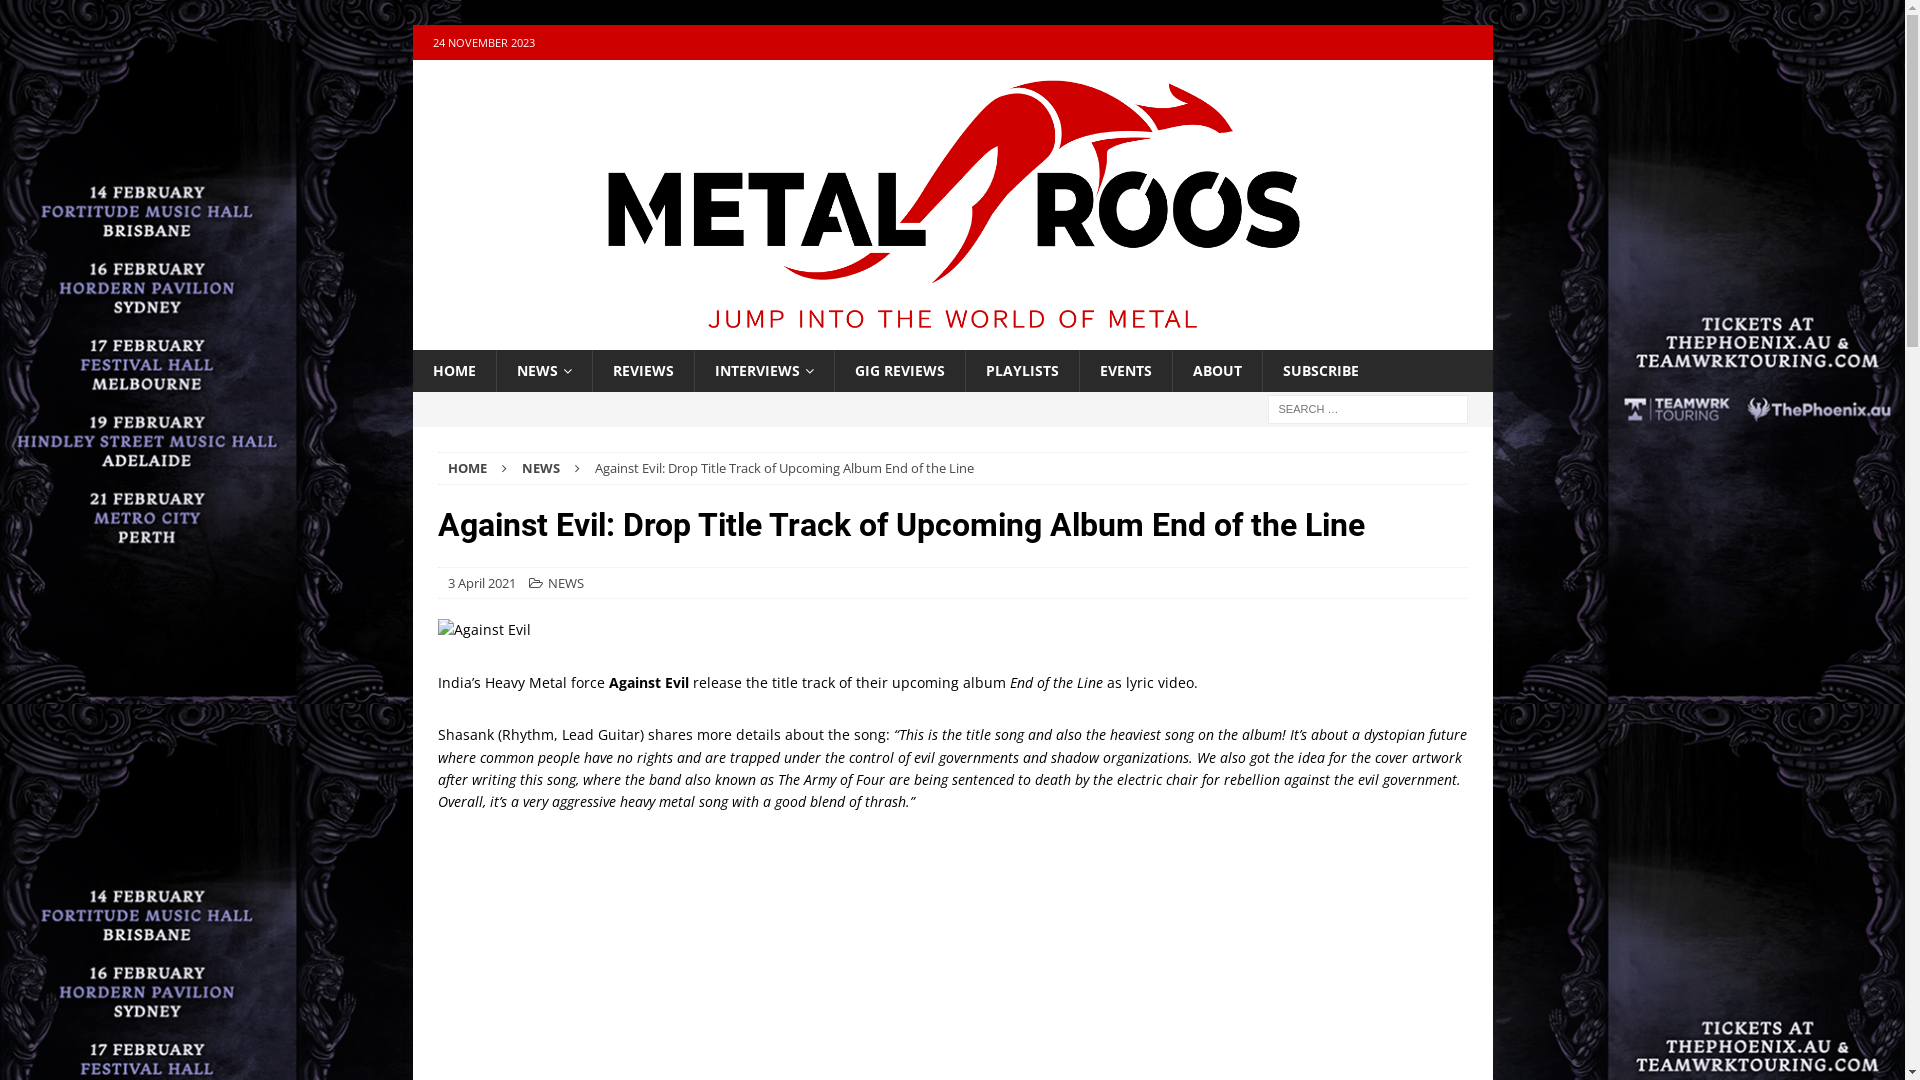  What do you see at coordinates (964, 370) in the screenshot?
I see `'PLAYLISTS'` at bounding box center [964, 370].